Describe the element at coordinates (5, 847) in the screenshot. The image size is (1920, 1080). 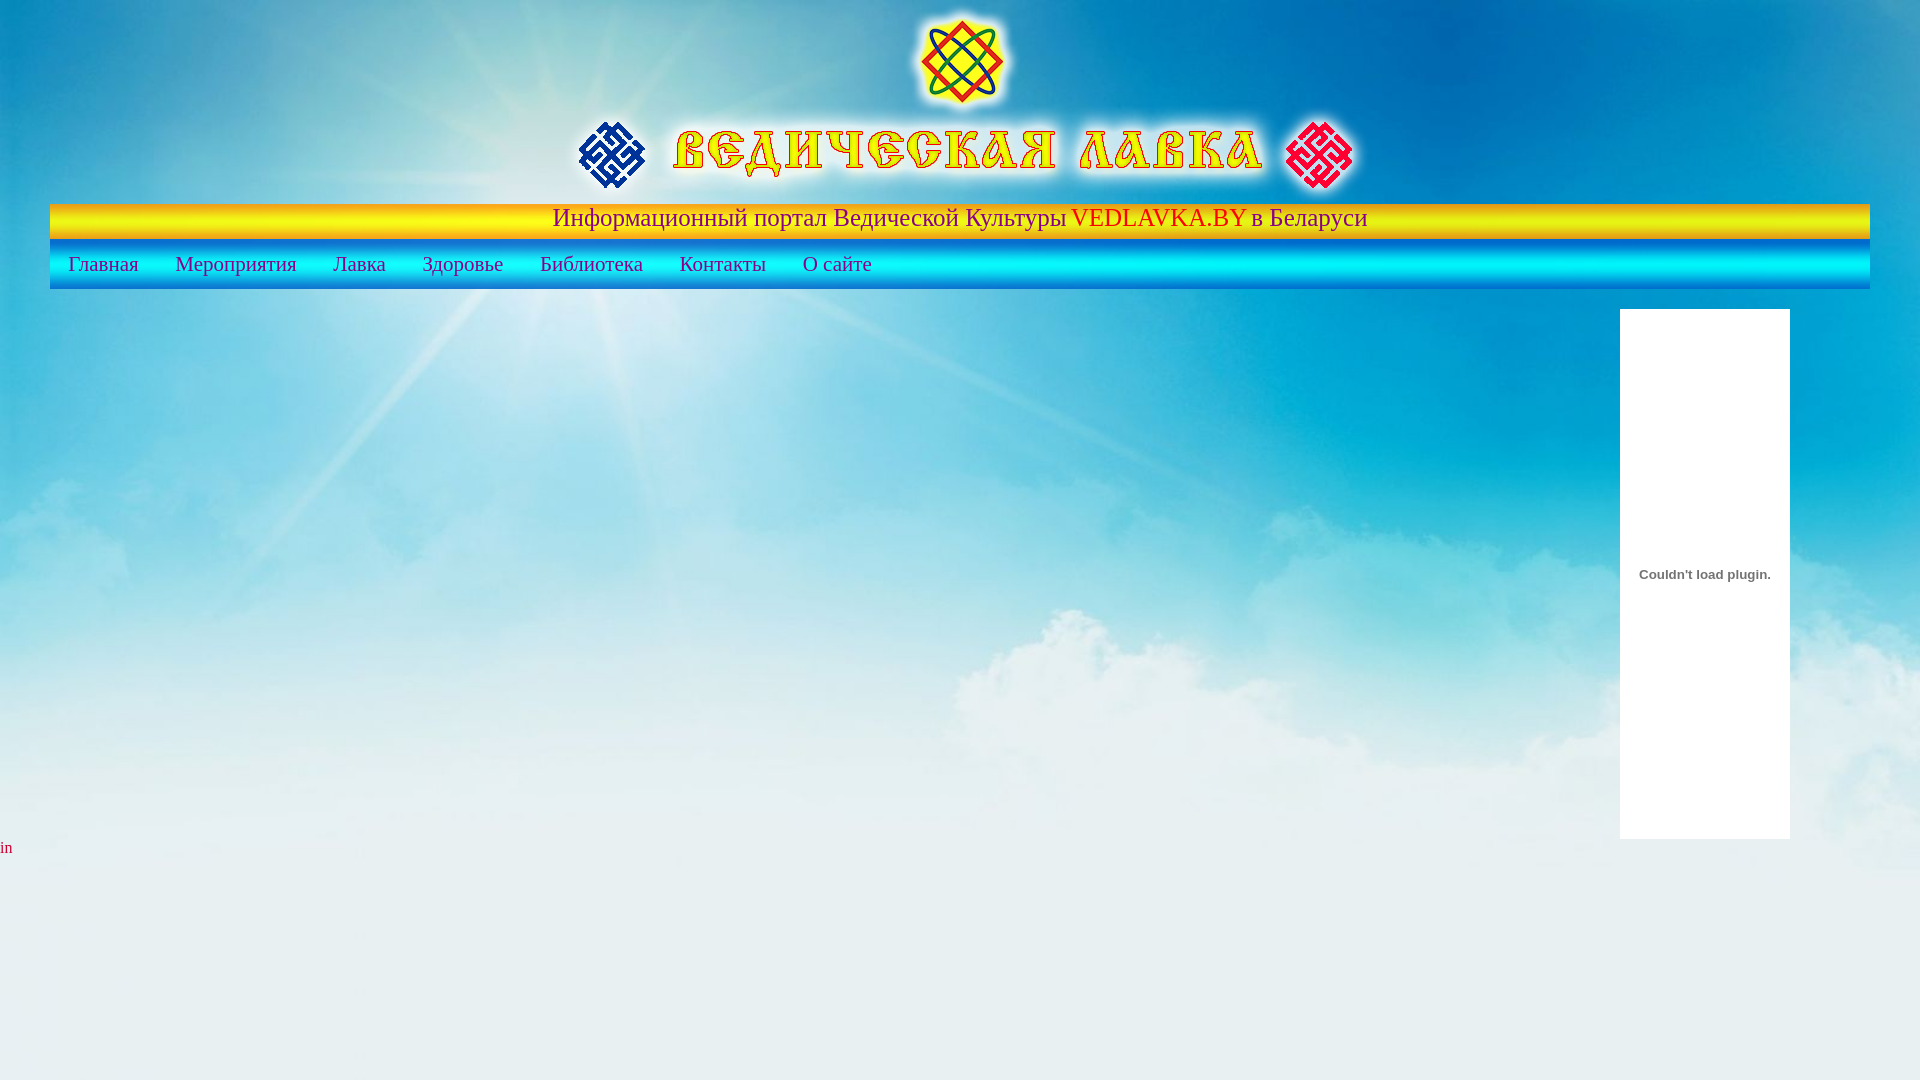
I see `'in'` at that location.